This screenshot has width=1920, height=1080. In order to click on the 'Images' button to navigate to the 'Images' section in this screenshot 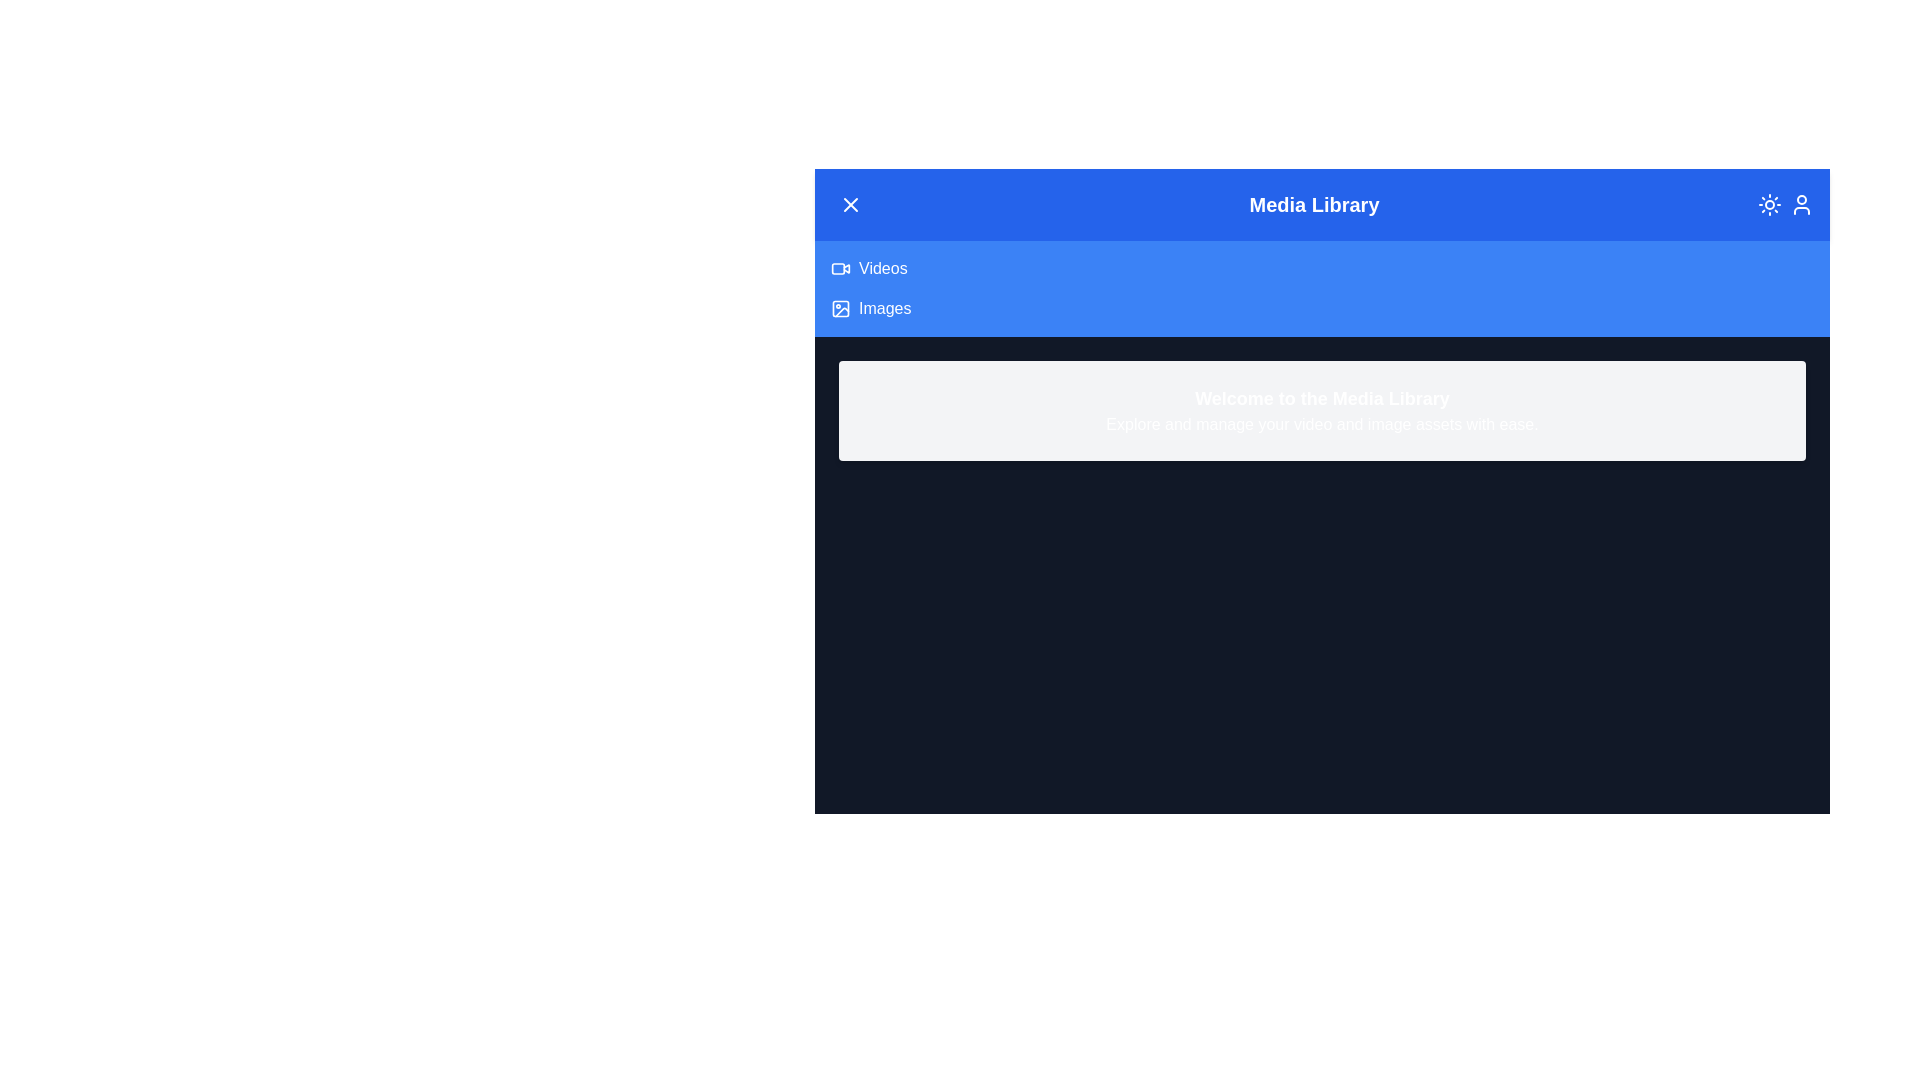, I will do `click(883, 308)`.